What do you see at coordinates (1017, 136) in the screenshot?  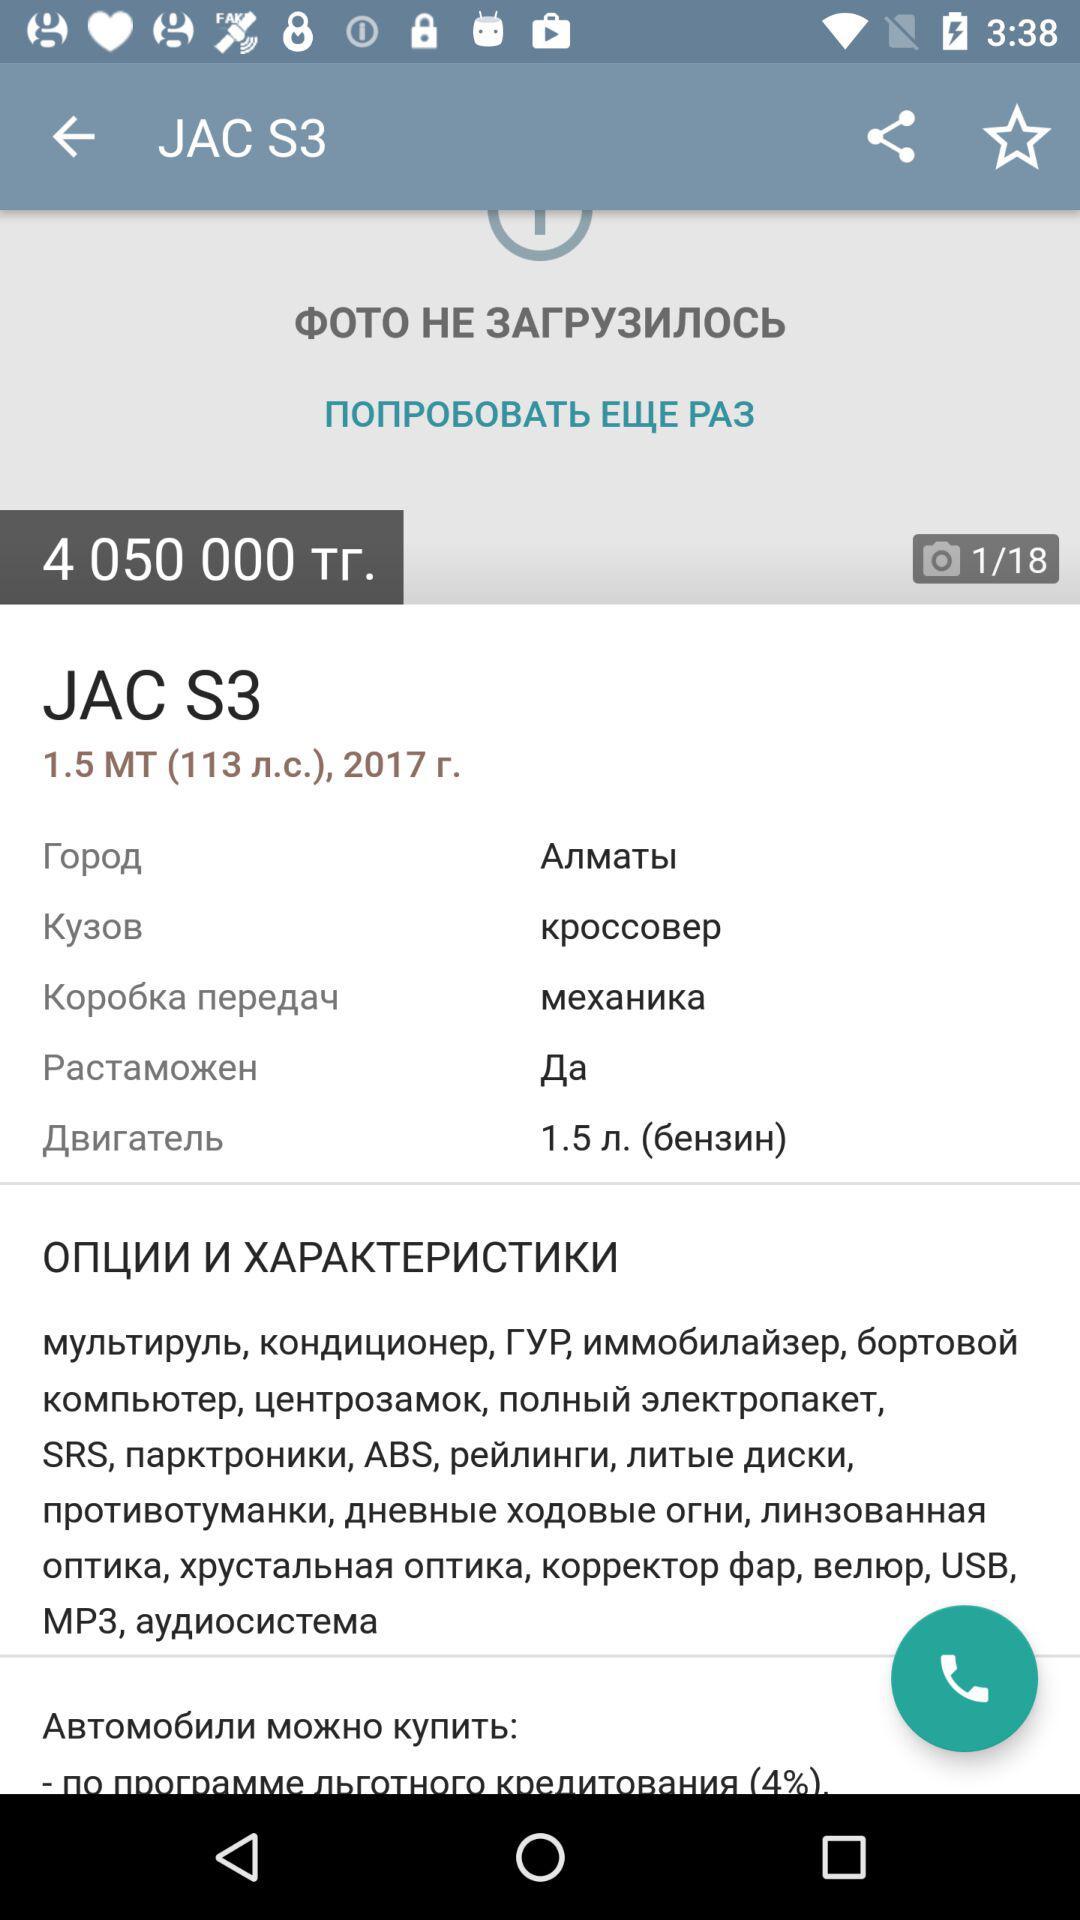 I see `icon beside share` at bounding box center [1017, 136].